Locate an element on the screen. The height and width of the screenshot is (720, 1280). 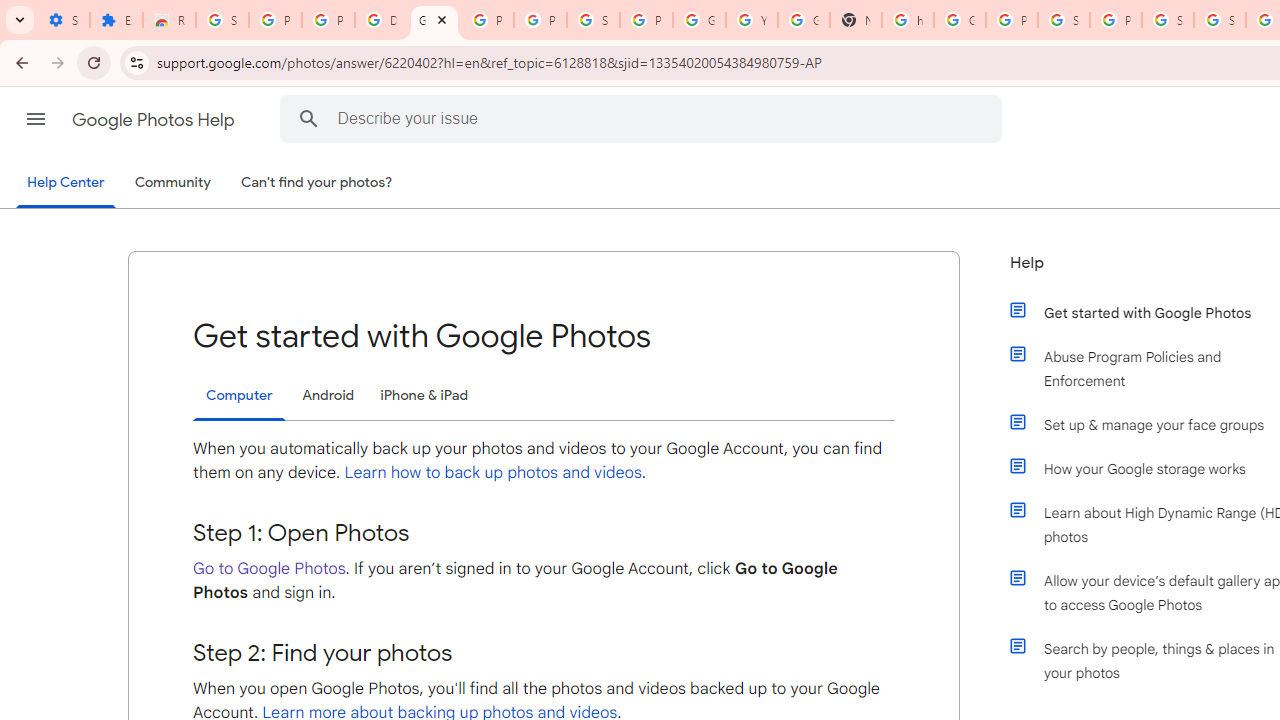
'https://scholar.google.com/' is located at coordinates (907, 20).